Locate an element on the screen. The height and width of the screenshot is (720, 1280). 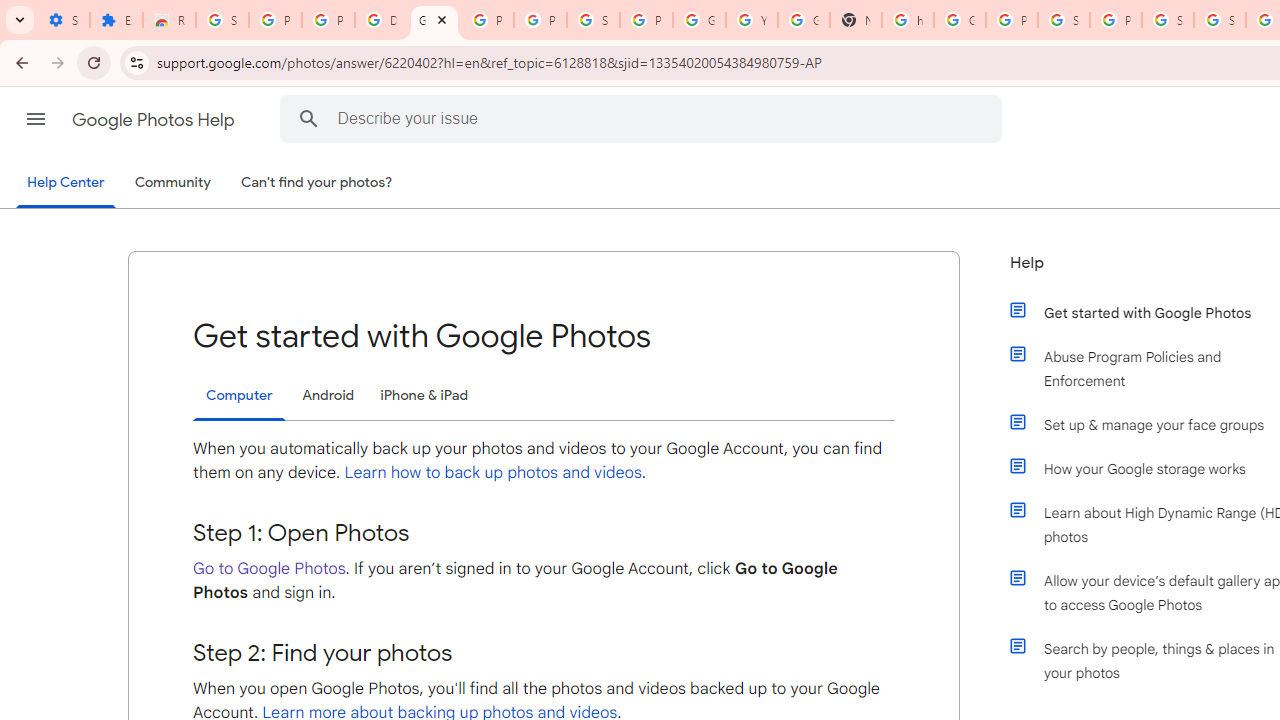
'https://scholar.google.com/' is located at coordinates (907, 20).